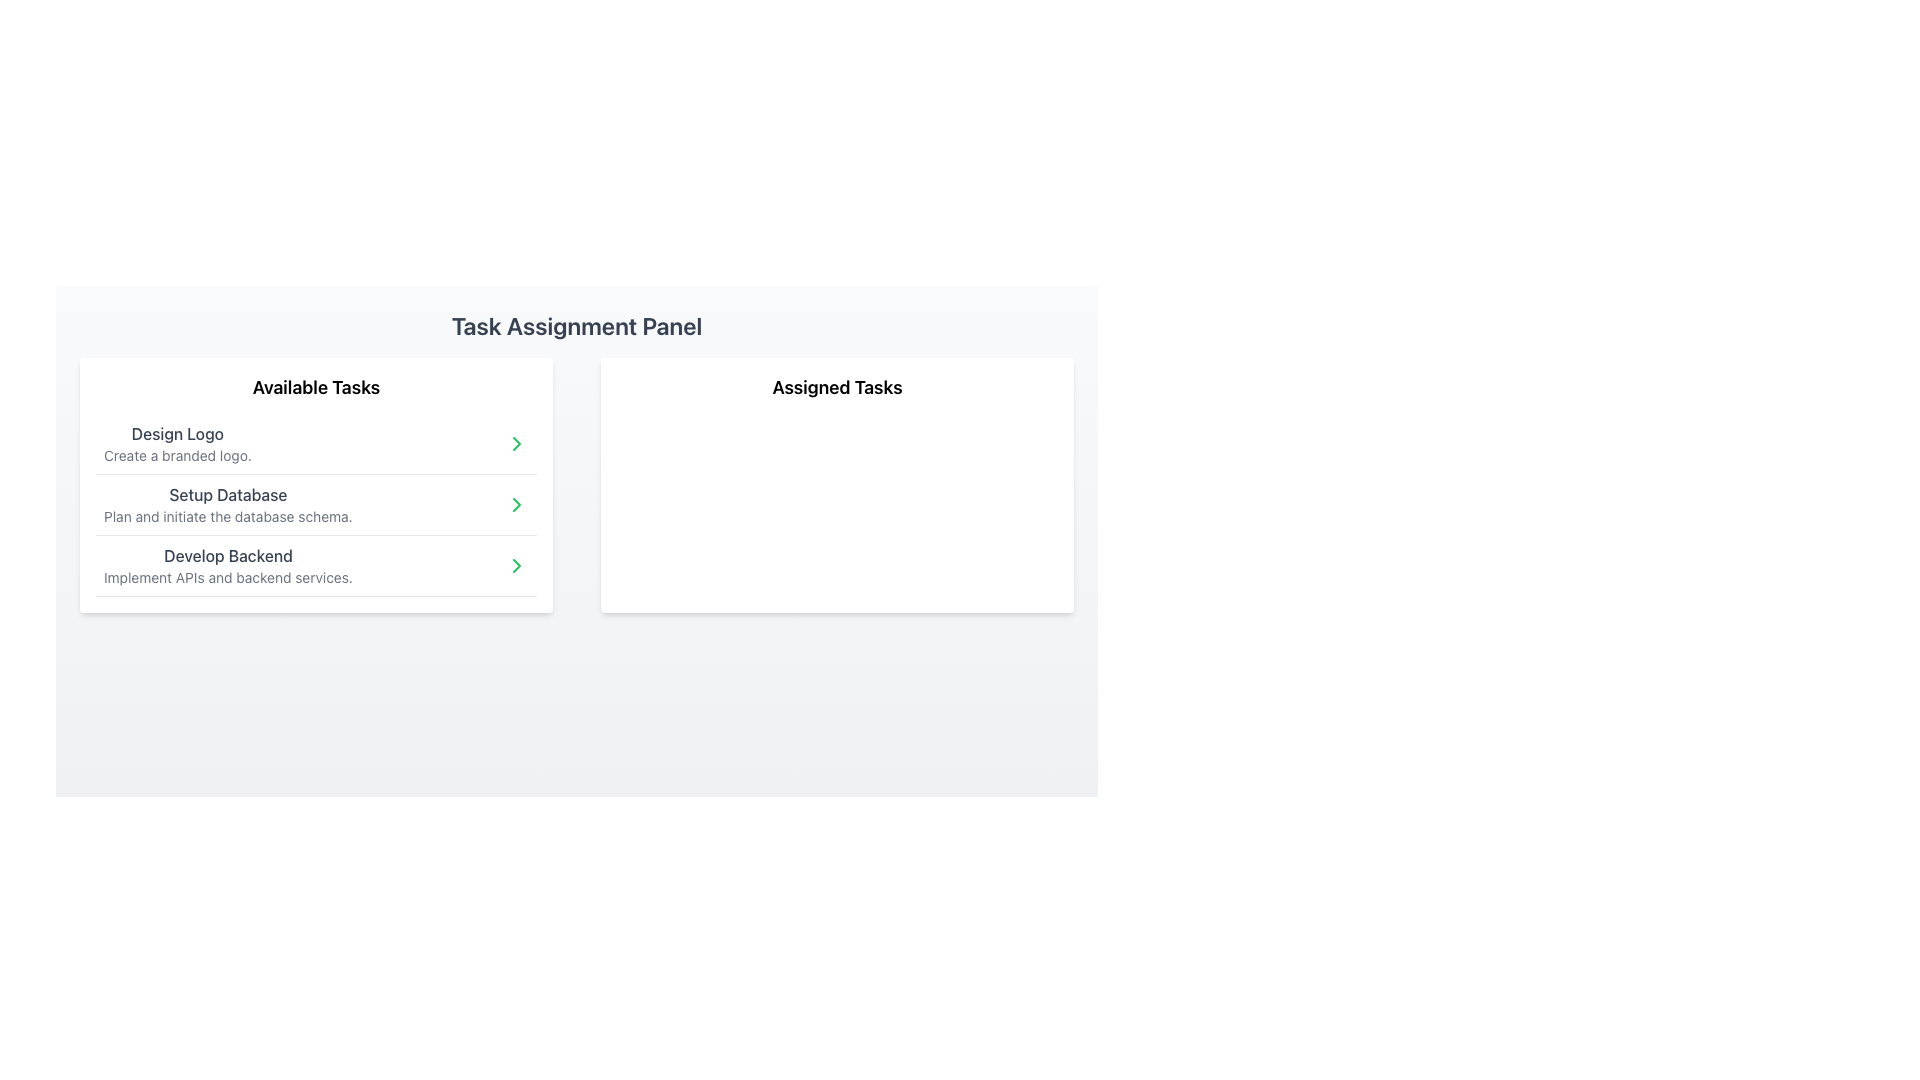  Describe the element at coordinates (517, 442) in the screenshot. I see `the Icon button located to the right of the 'Design Logo' text in the 'Available Tasks' section` at that location.